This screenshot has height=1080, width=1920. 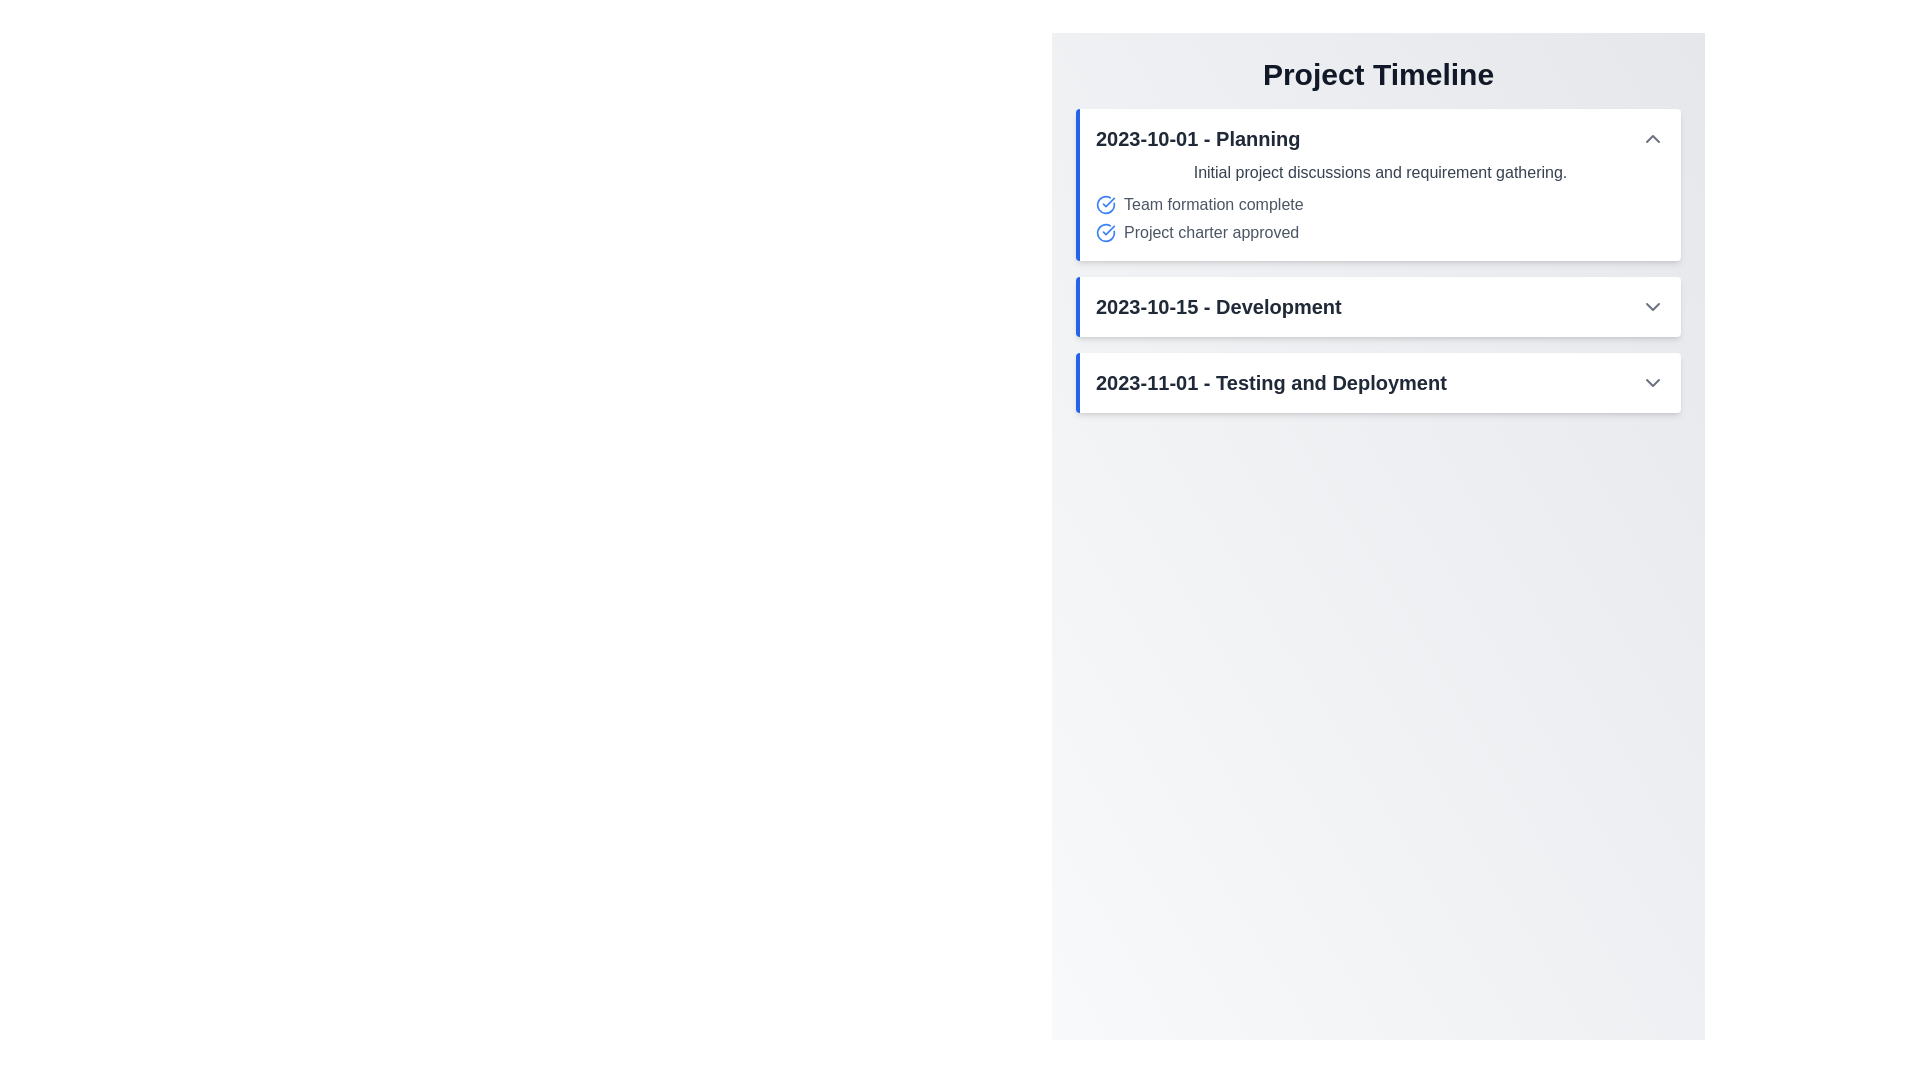 I want to click on the Dropdown indicator icon on the right end of the row containing '2023-11-01 - Testing and Deployment', so click(x=1652, y=382).